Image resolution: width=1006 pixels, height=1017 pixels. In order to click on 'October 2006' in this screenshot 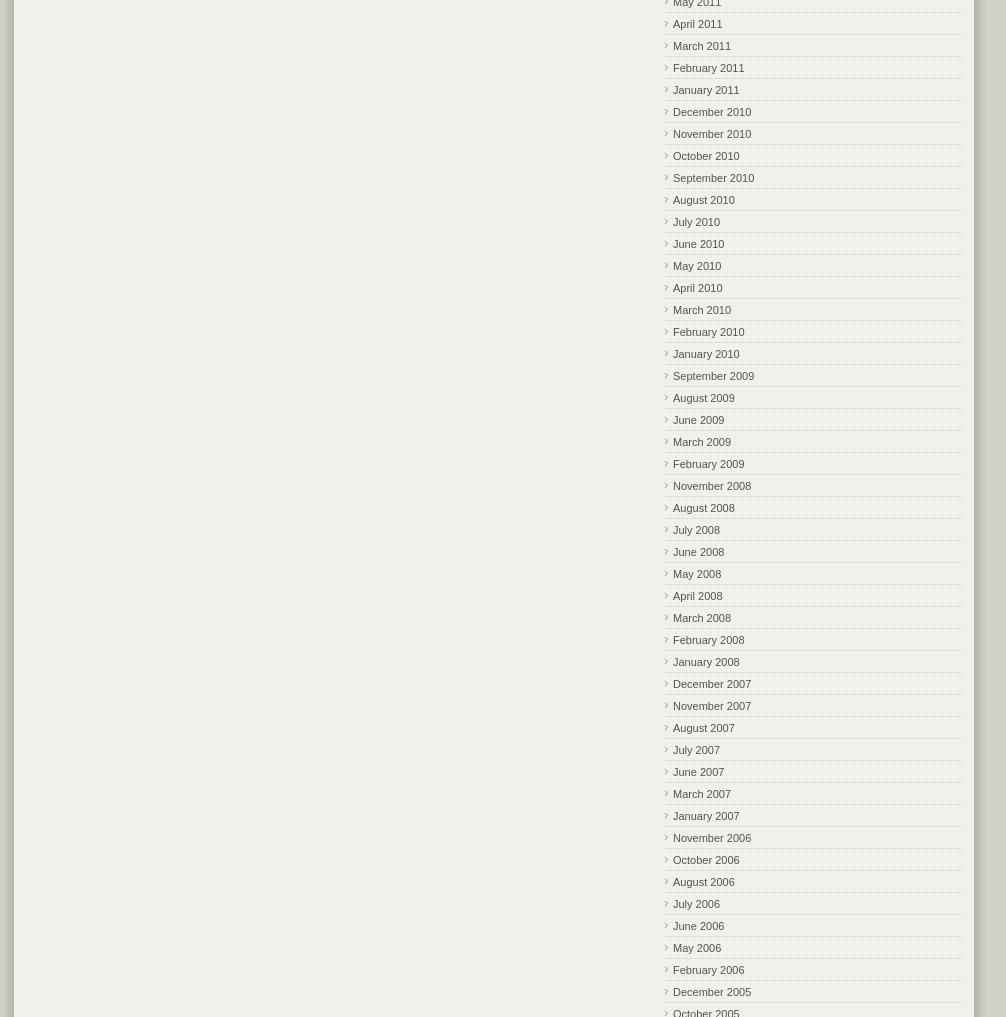, I will do `click(673, 858)`.